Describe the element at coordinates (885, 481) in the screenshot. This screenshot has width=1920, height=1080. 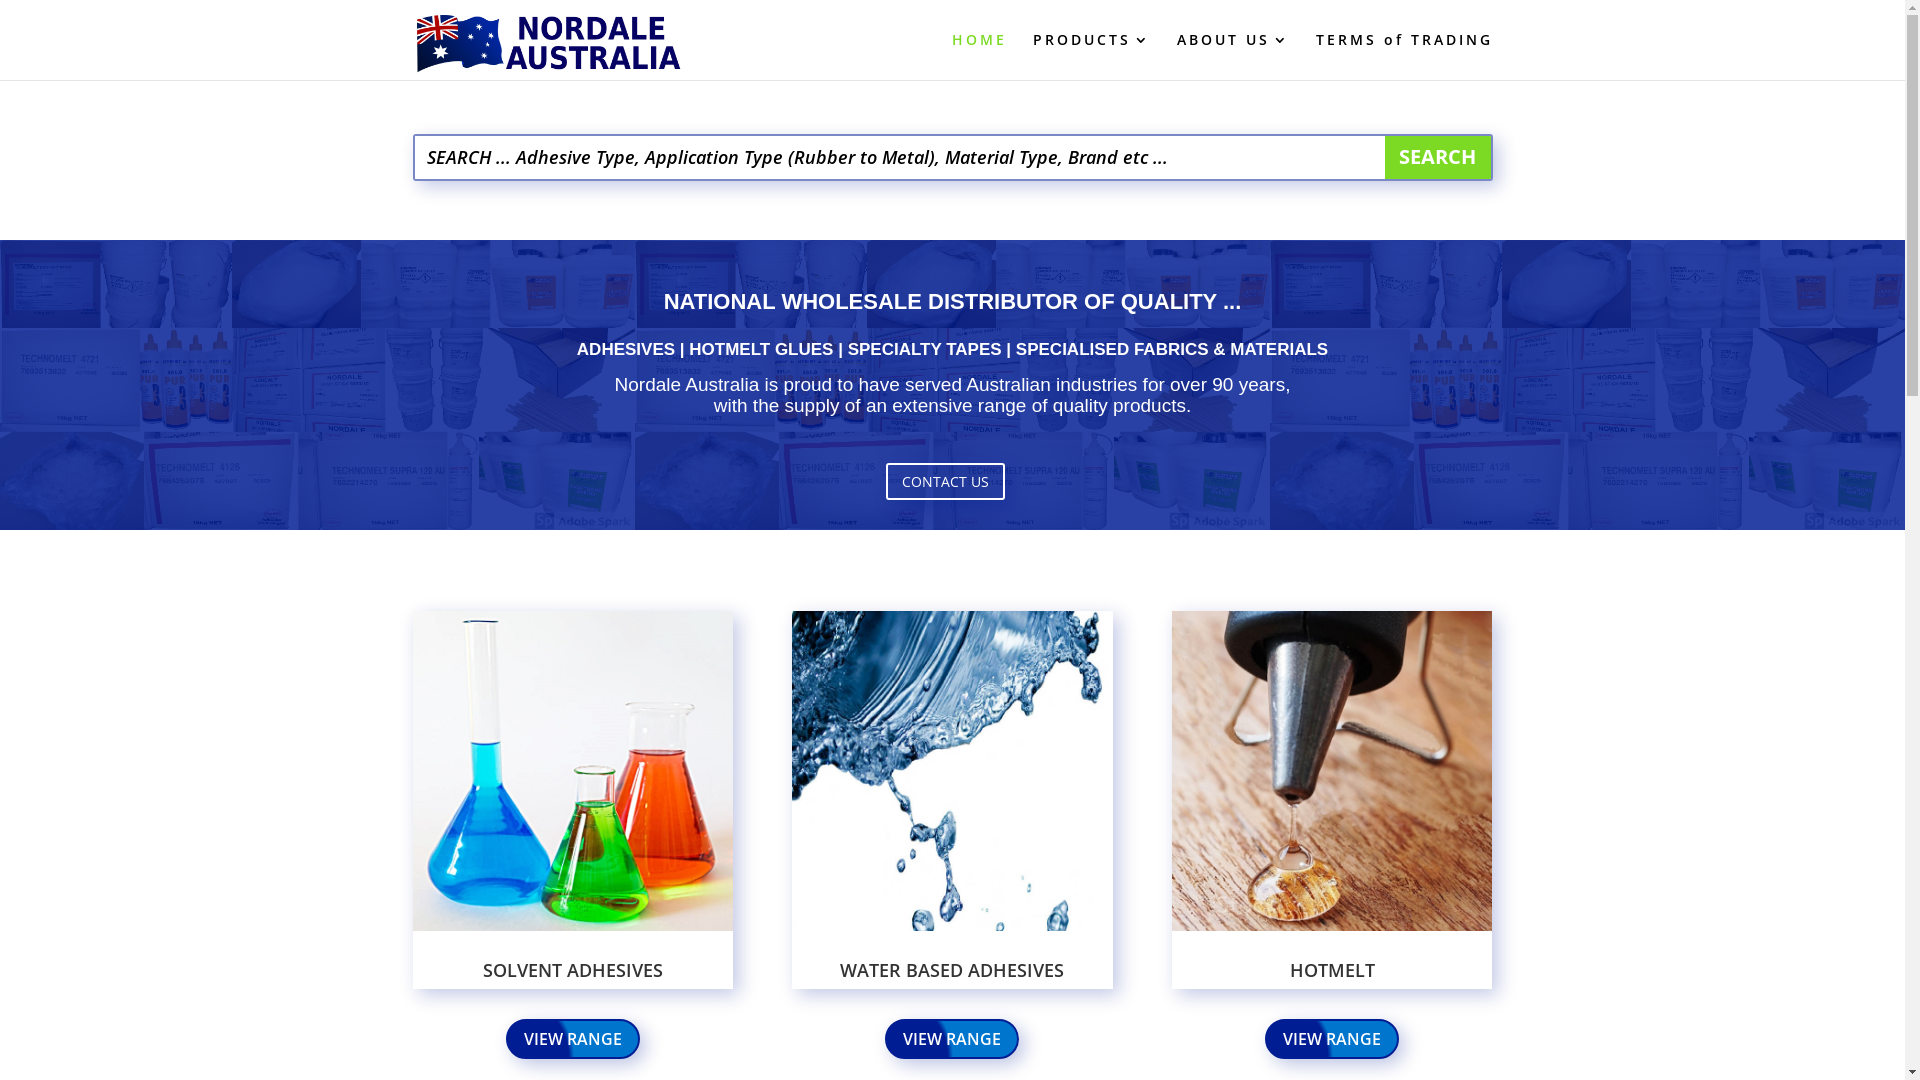
I see `'CONTACT US'` at that location.